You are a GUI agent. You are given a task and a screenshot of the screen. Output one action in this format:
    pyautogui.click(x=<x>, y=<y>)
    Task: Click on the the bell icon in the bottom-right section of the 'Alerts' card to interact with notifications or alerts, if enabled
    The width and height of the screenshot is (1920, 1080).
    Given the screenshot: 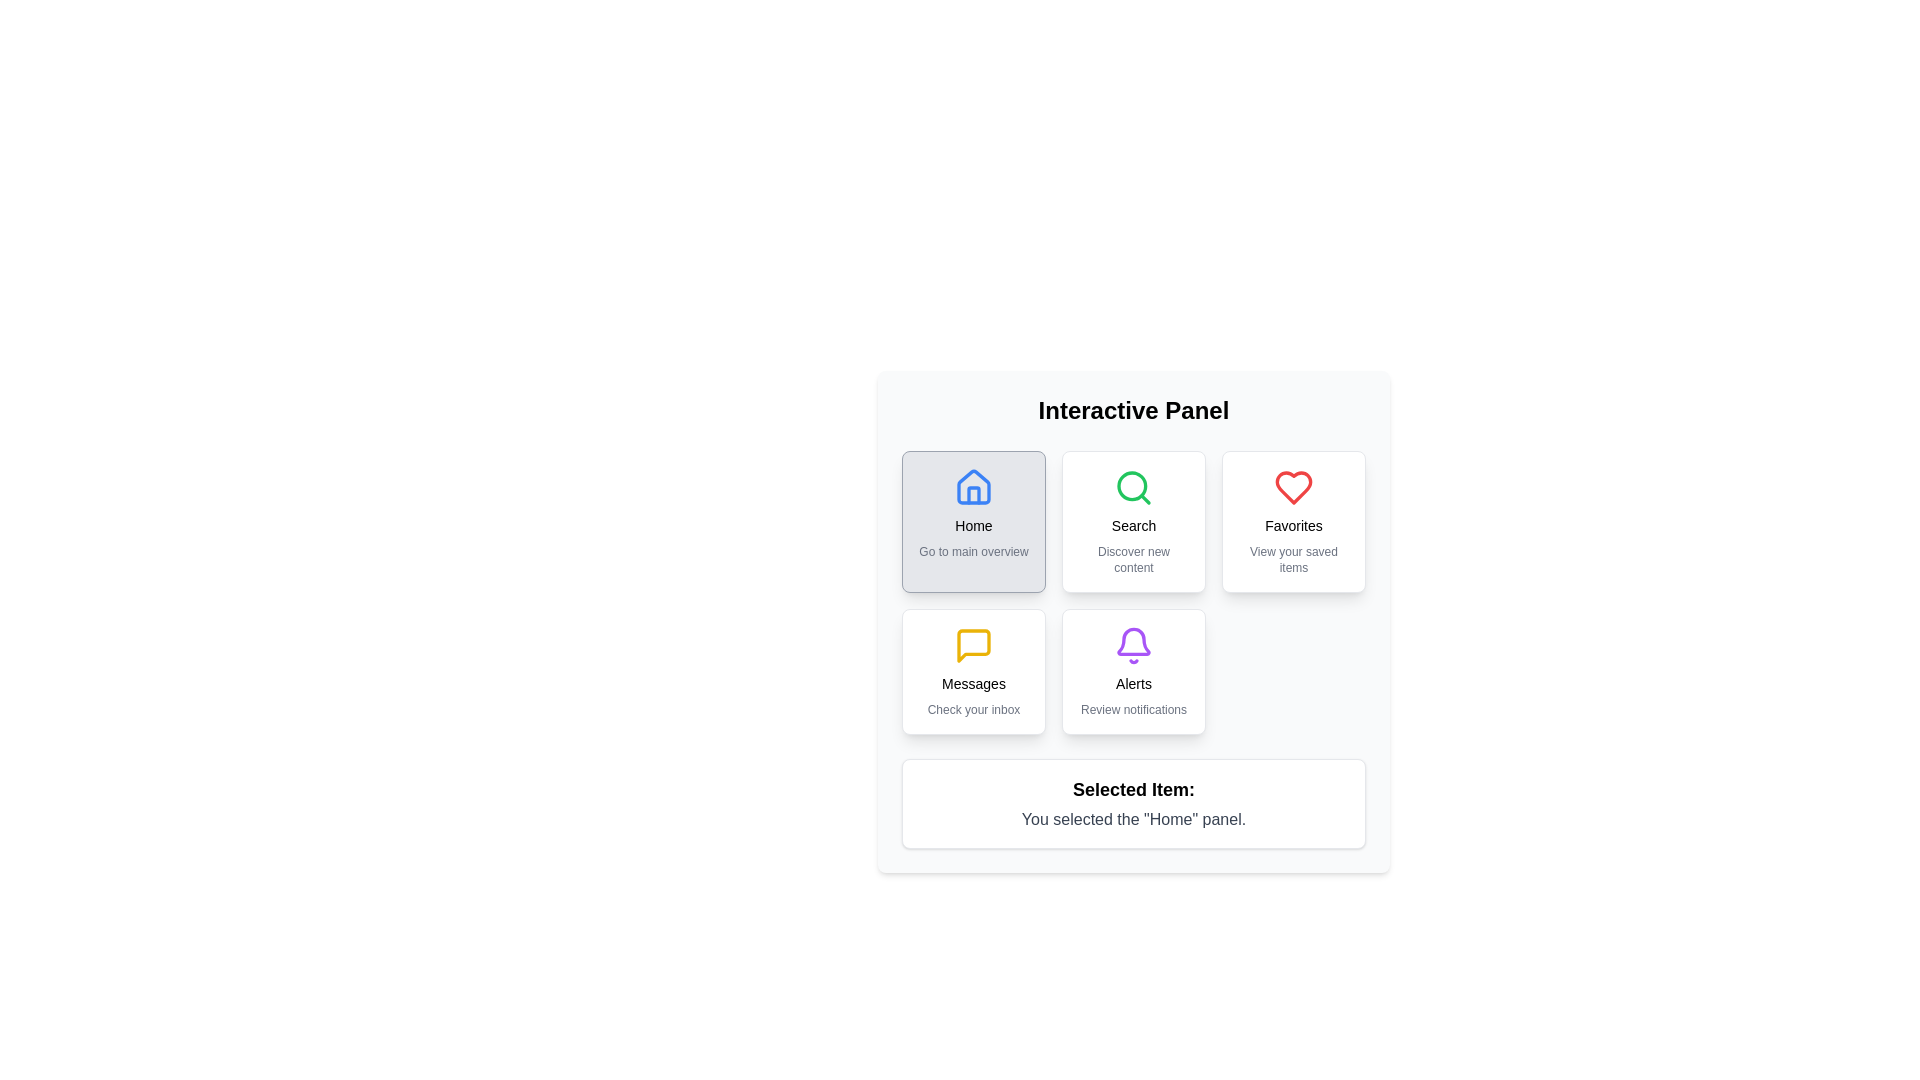 What is the action you would take?
    pyautogui.click(x=1133, y=645)
    